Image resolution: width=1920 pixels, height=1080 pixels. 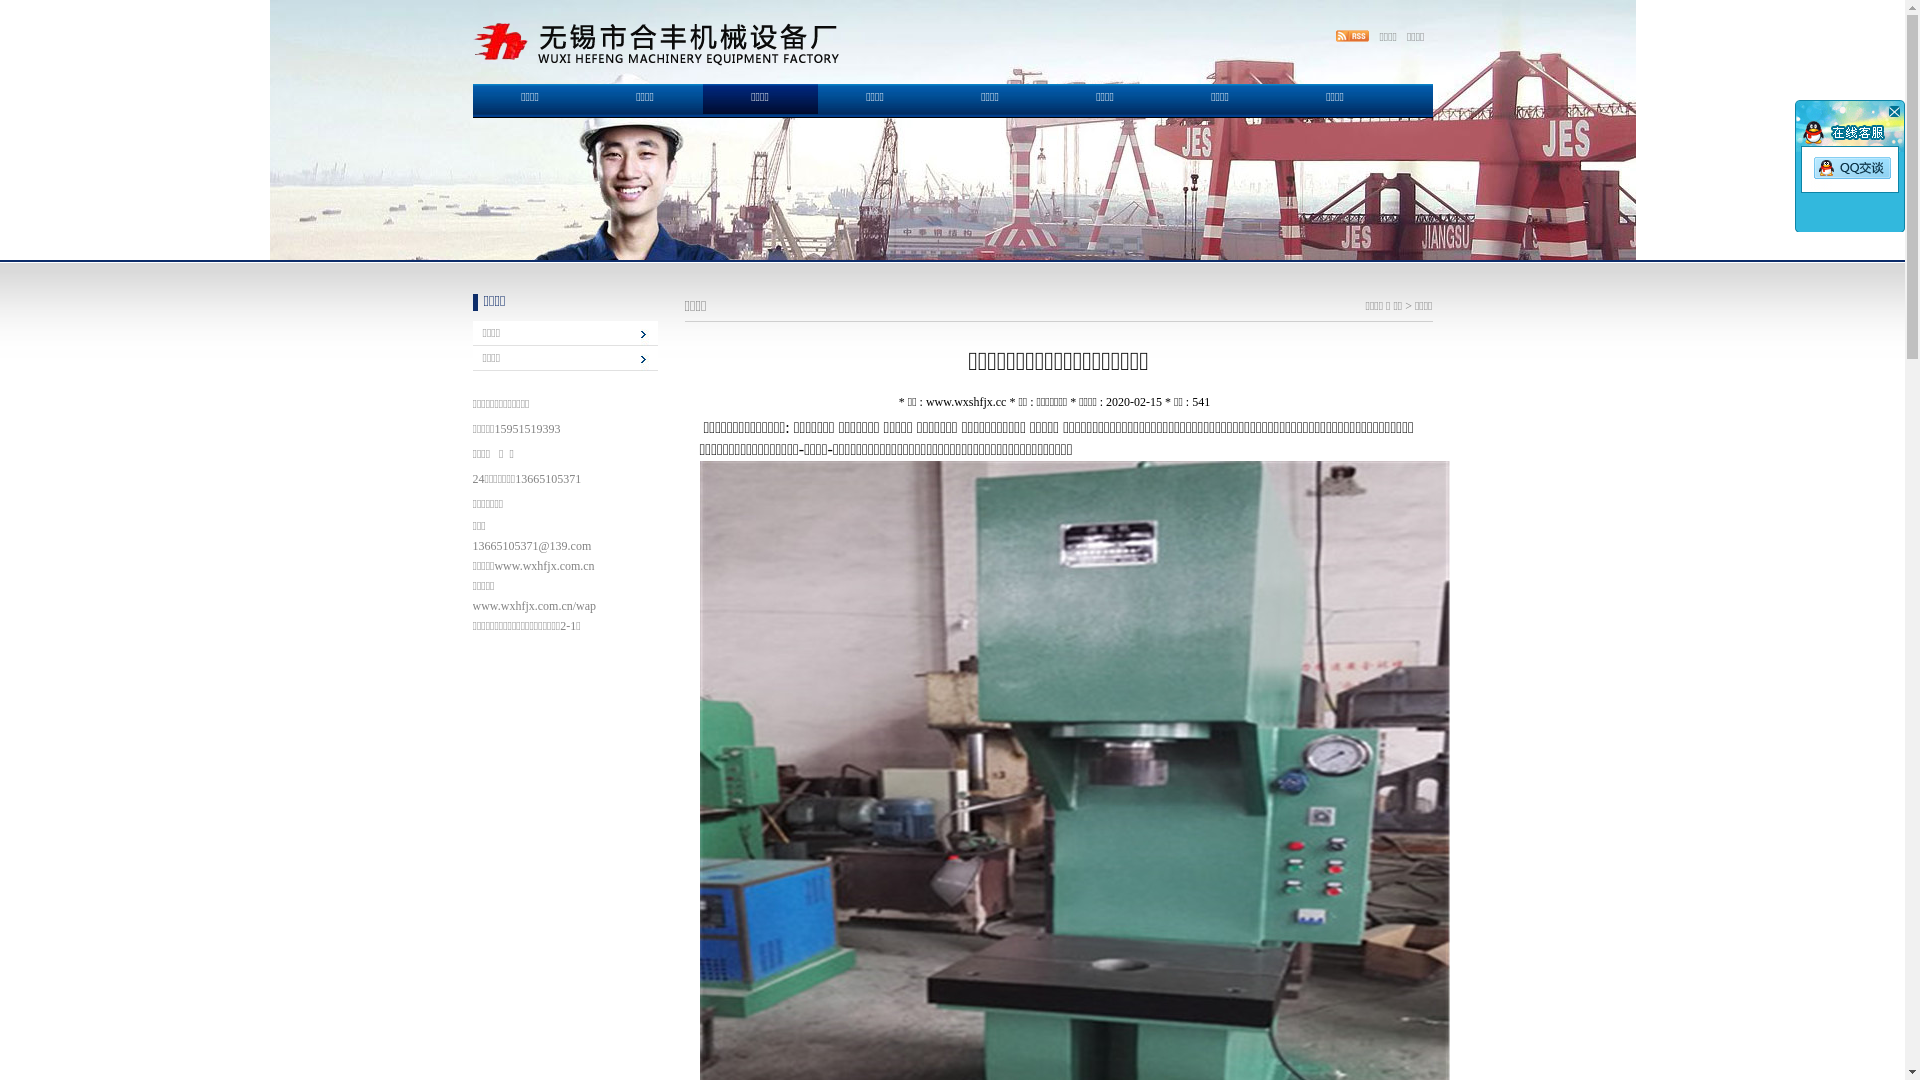 I want to click on 'www.wxhfjx.com.cn/wap', so click(x=533, y=604).